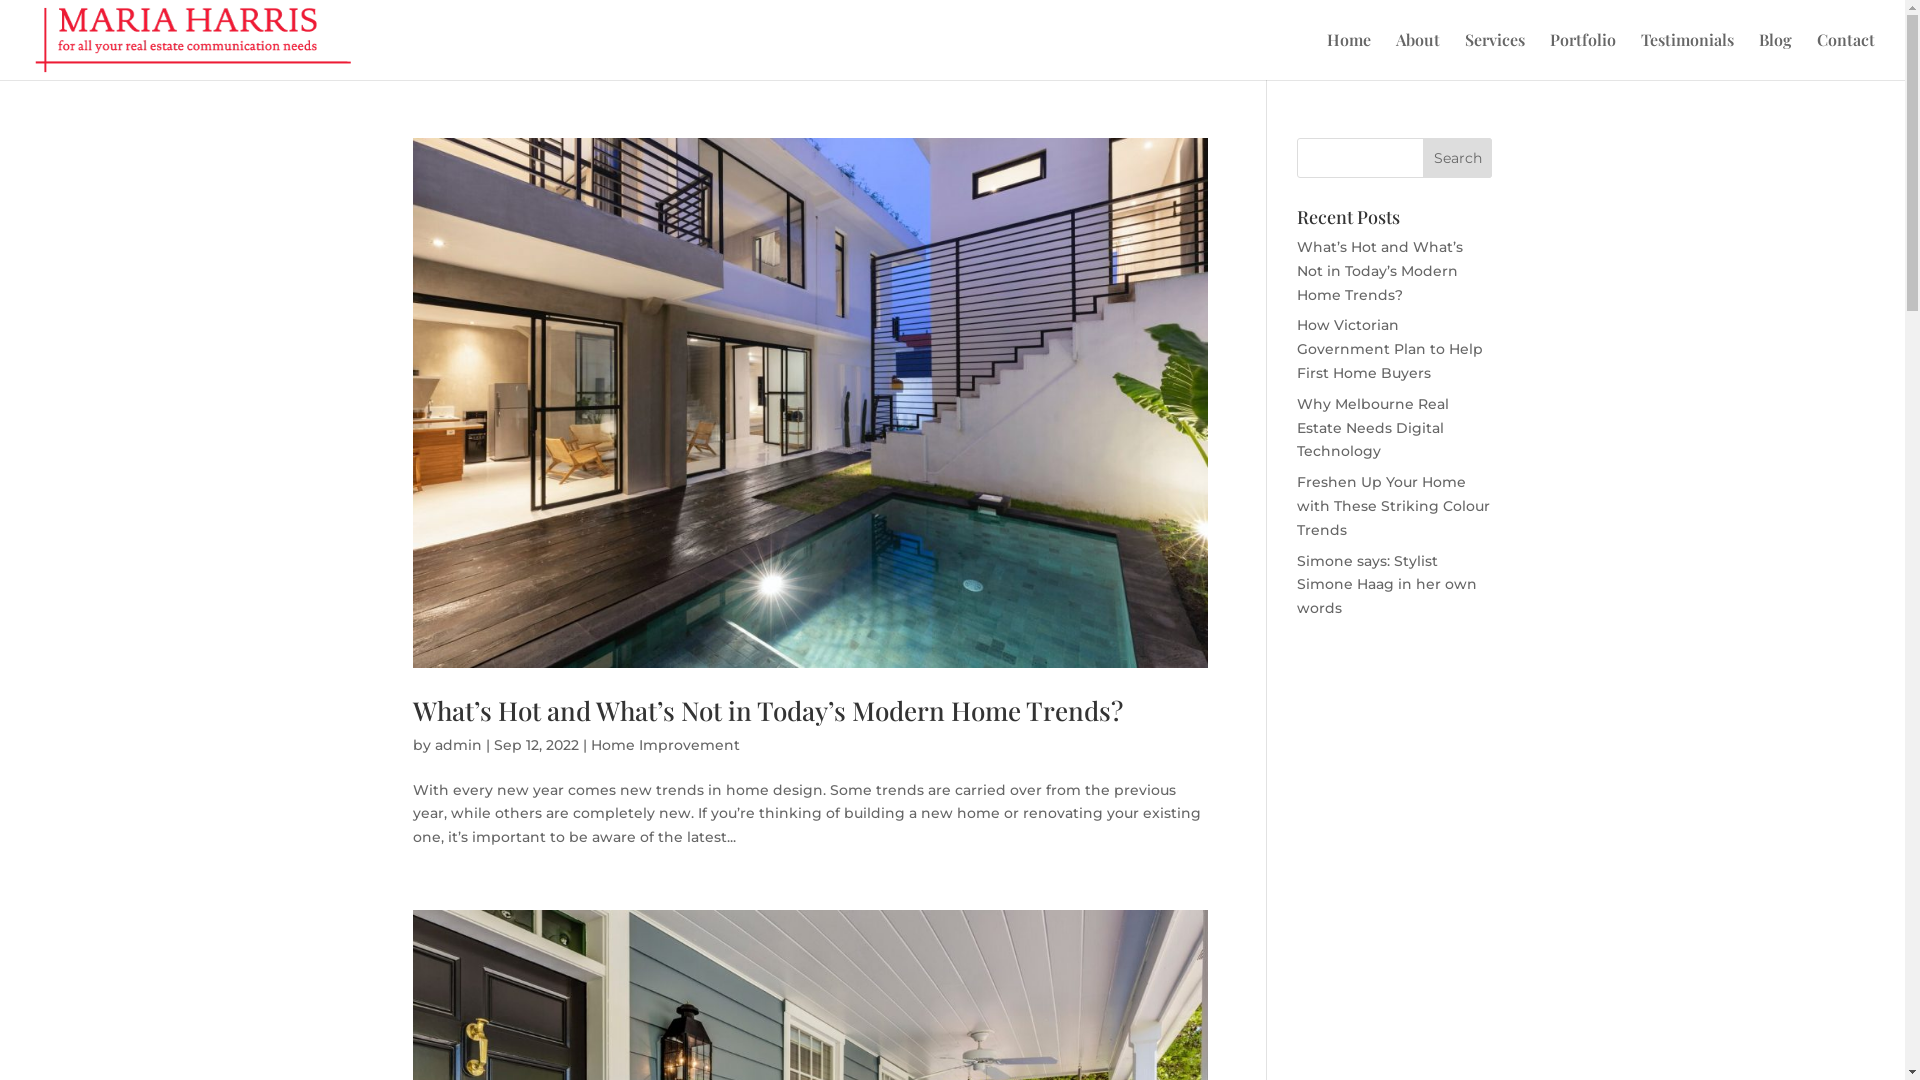 The height and width of the screenshot is (1080, 1920). I want to click on 'admin', so click(456, 744).